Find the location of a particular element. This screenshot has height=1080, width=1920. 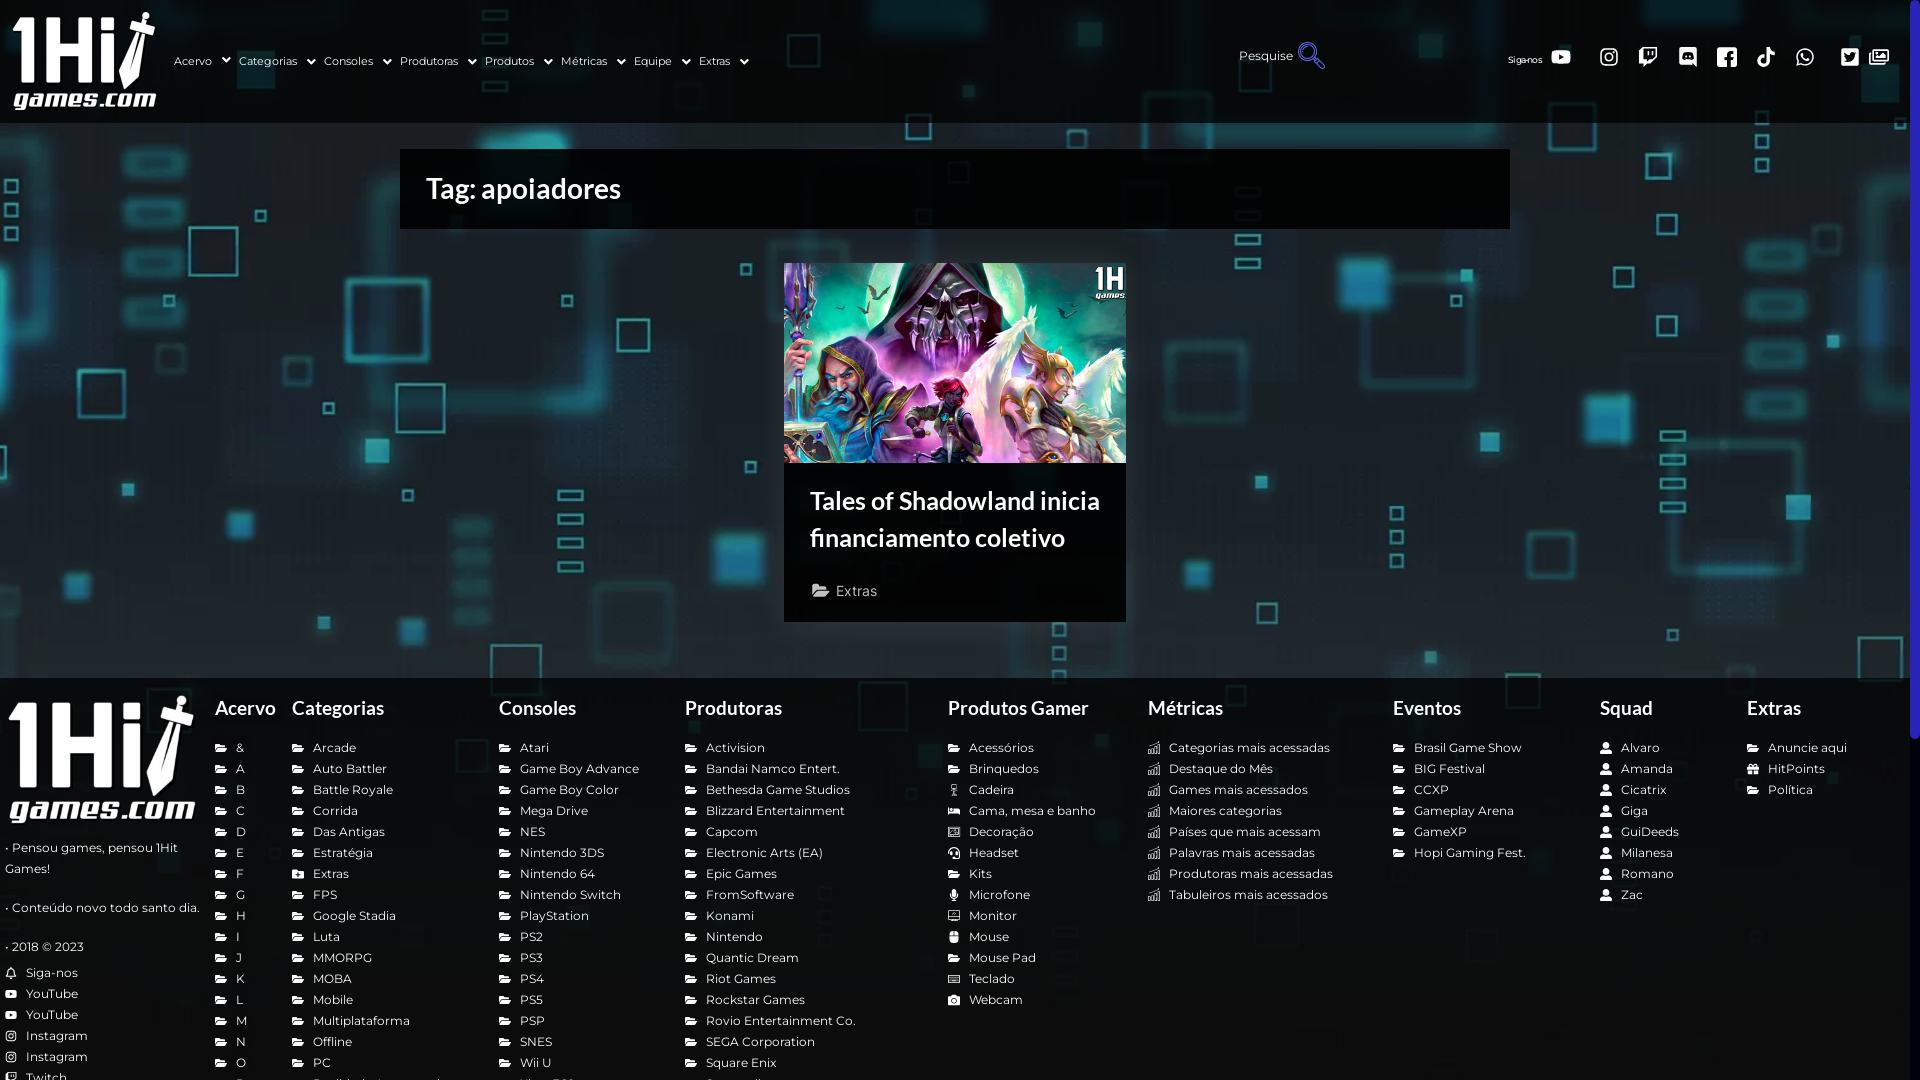

'&' is located at coordinates (242, 747).